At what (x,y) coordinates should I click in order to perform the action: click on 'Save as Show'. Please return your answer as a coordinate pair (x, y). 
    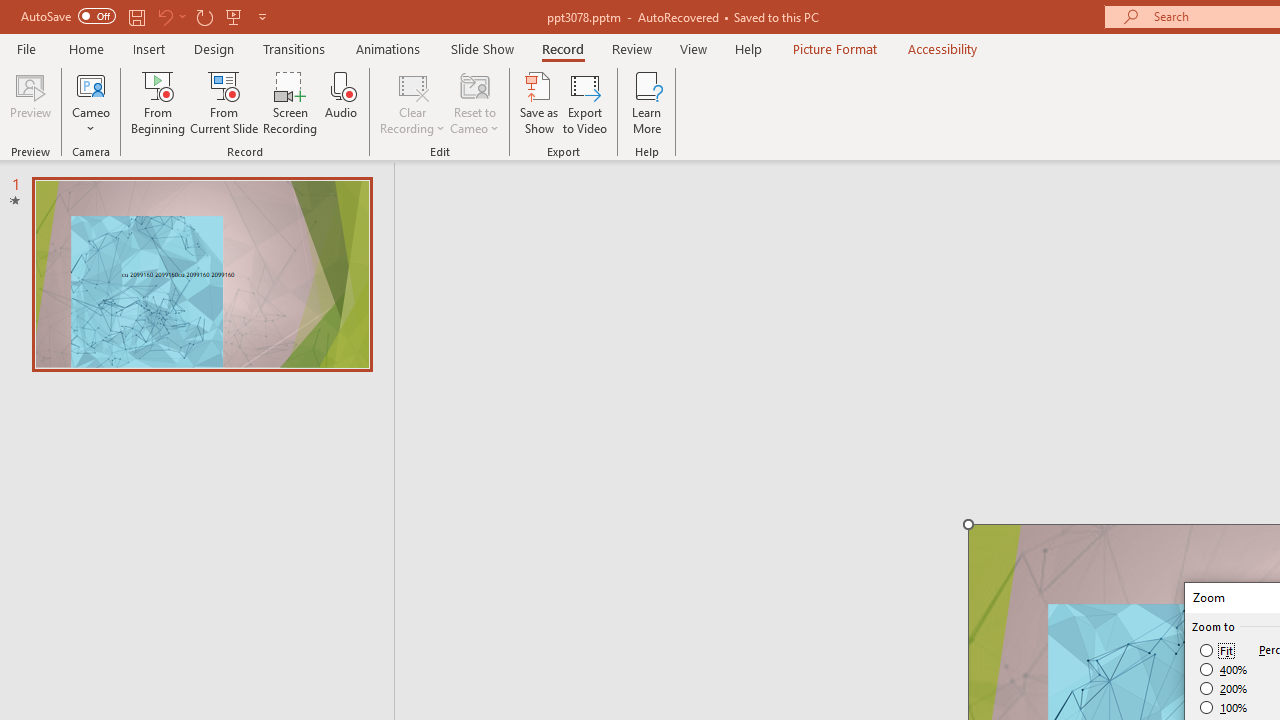
    Looking at the image, I should click on (539, 103).